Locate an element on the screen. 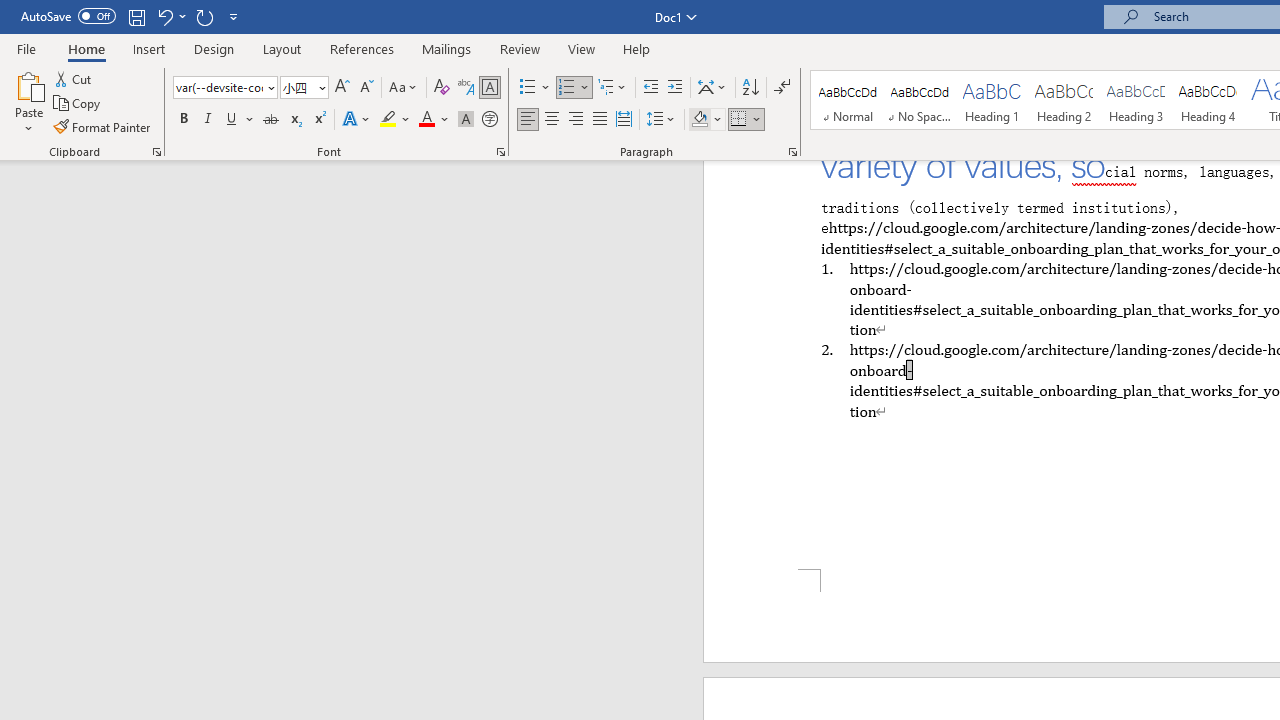 This screenshot has height=720, width=1280. 'Line and Paragraph Spacing' is located at coordinates (661, 119).